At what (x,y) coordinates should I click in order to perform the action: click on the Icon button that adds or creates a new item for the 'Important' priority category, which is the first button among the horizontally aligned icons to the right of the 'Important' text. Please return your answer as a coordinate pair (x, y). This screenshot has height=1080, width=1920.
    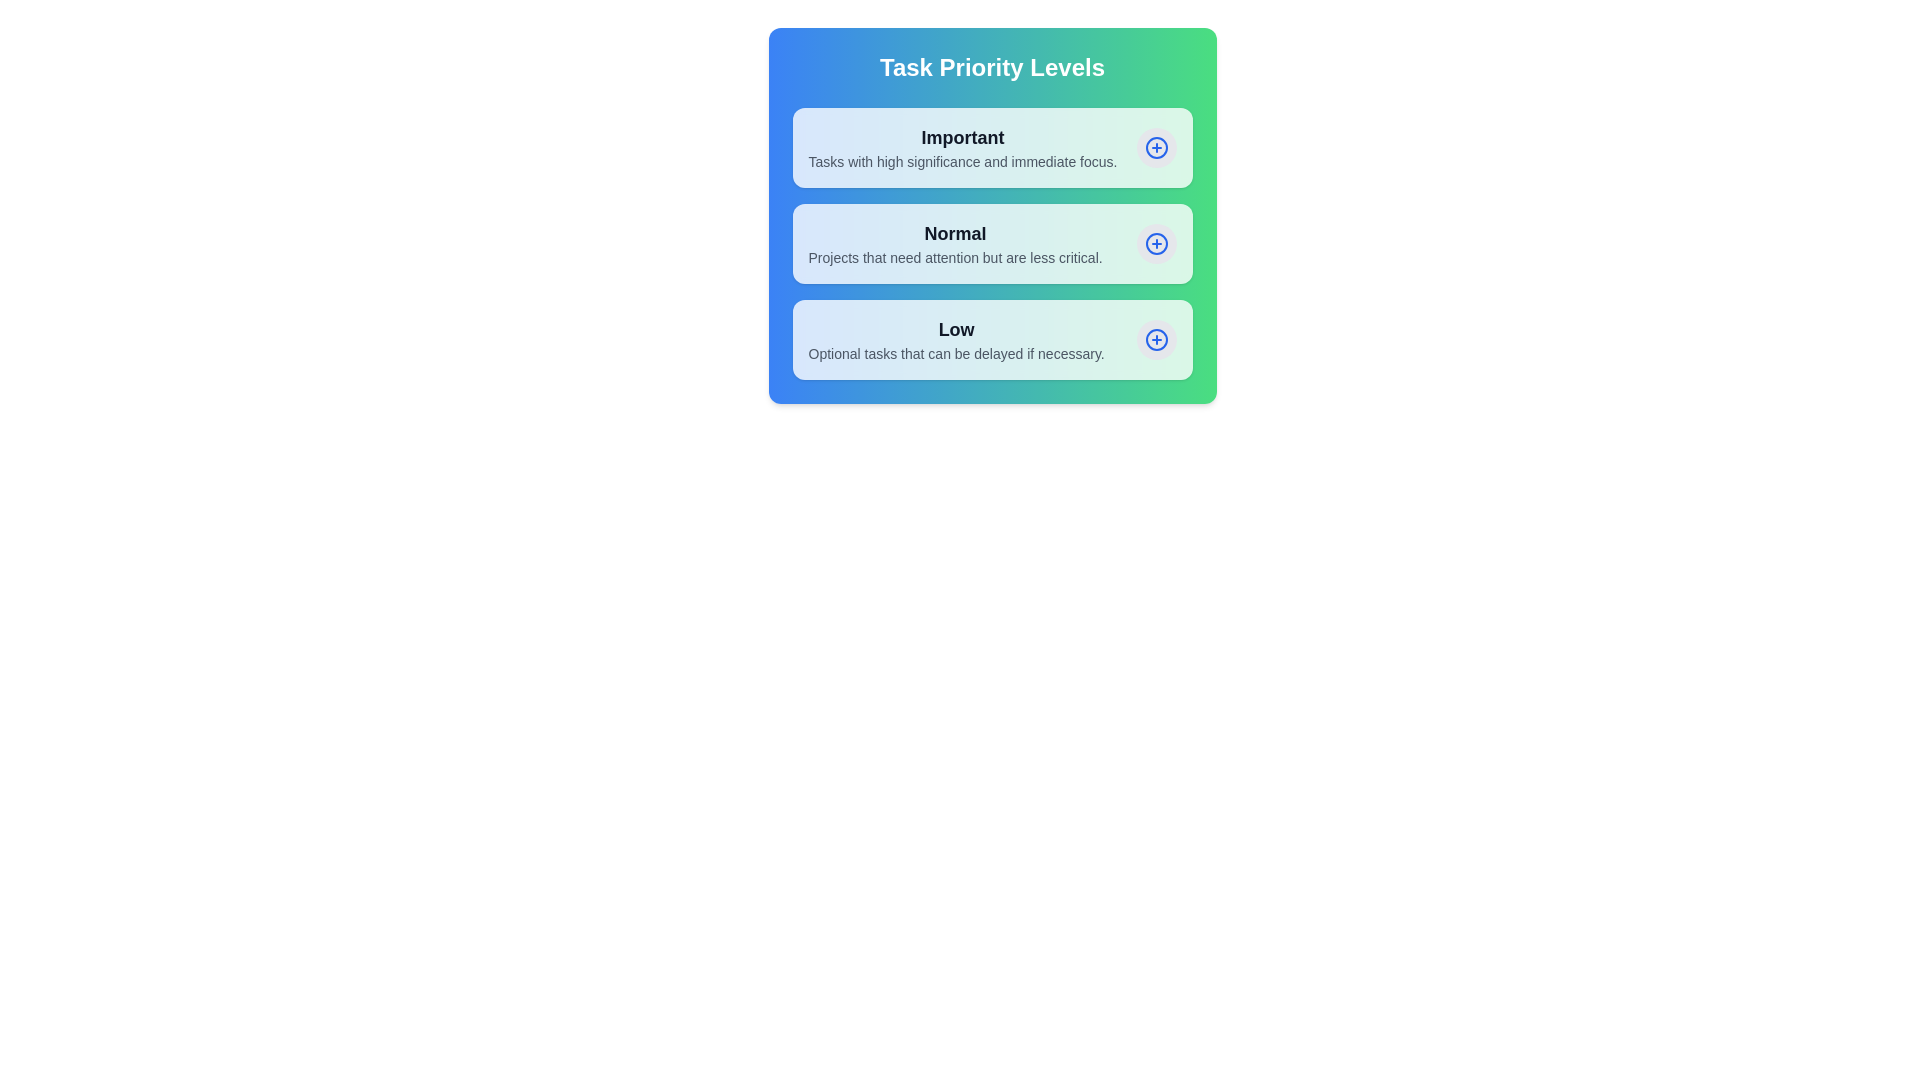
    Looking at the image, I should click on (1156, 146).